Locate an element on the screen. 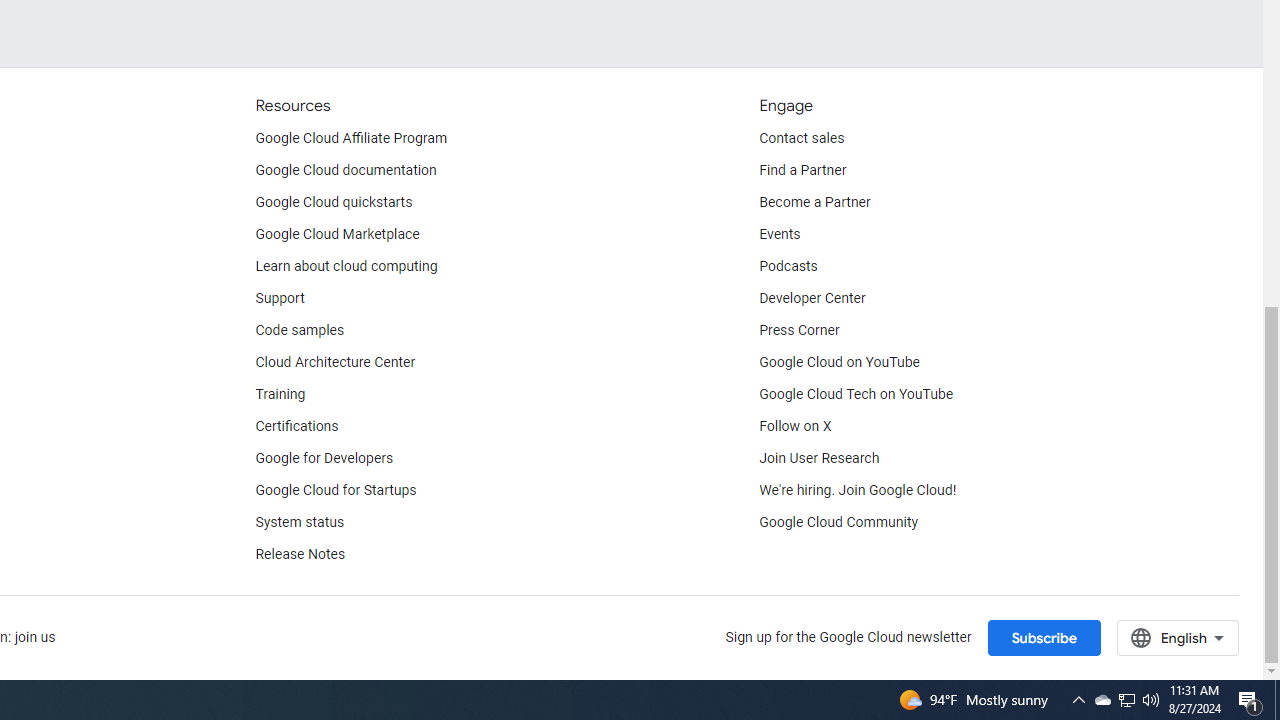 The width and height of the screenshot is (1280, 720). 'Google Cloud Affiliate Program' is located at coordinates (351, 137).